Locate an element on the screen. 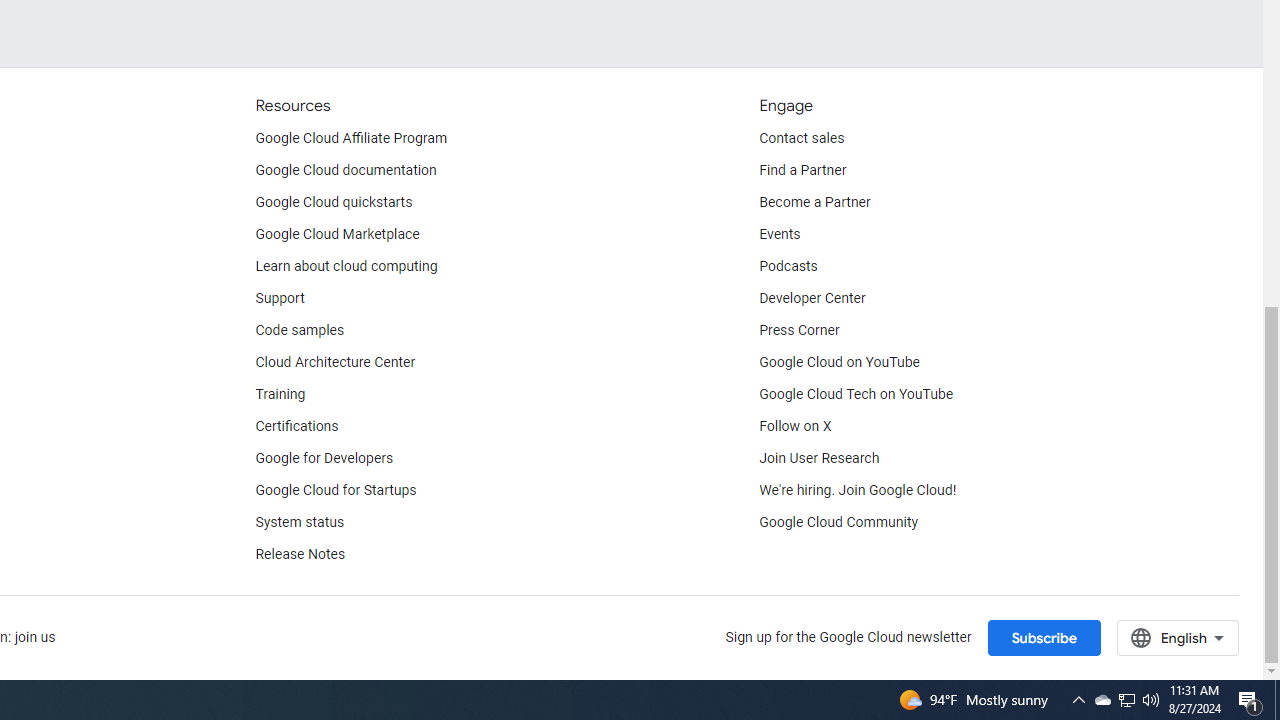 The width and height of the screenshot is (1280, 720). 'Google Cloud Affiliate Program' is located at coordinates (351, 137).